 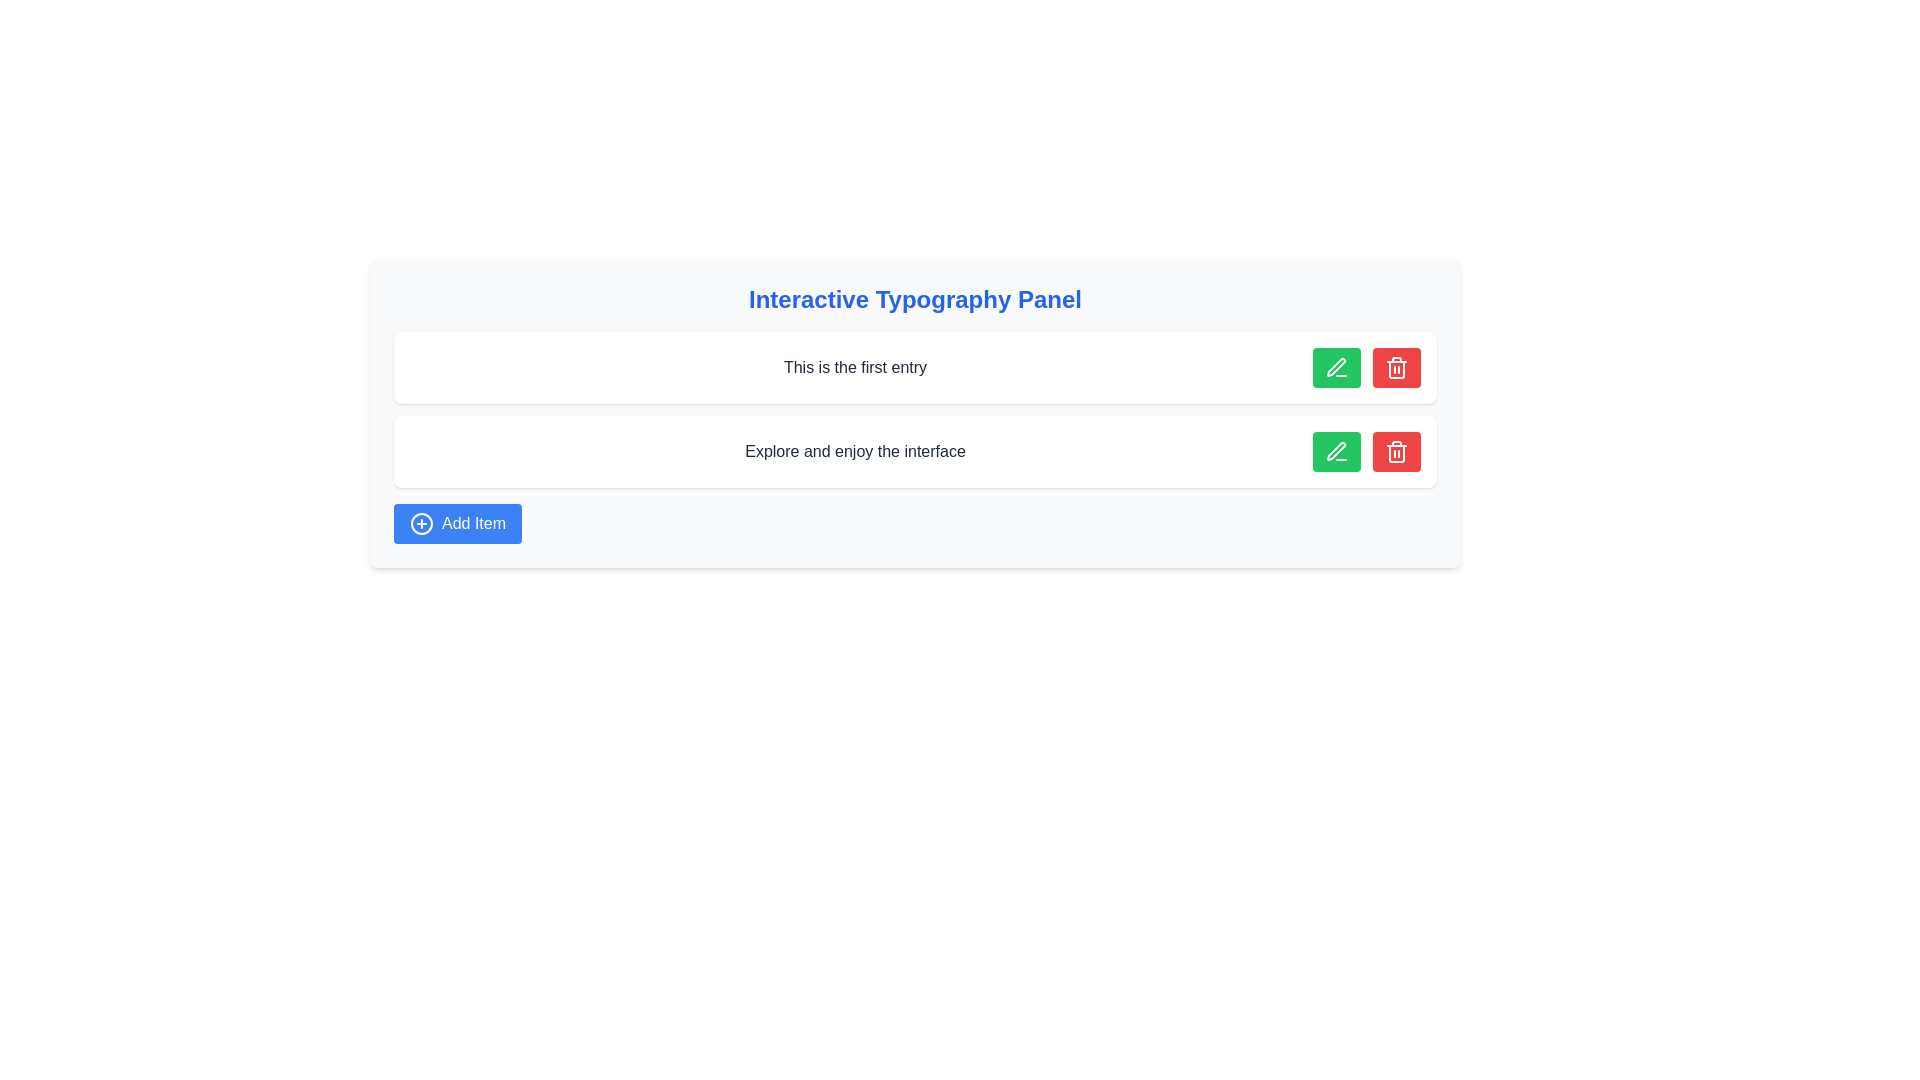 What do you see at coordinates (1395, 451) in the screenshot?
I see `the delete icon button located at the far right of the second row in the interactive typography panel to initiate a delete action` at bounding box center [1395, 451].